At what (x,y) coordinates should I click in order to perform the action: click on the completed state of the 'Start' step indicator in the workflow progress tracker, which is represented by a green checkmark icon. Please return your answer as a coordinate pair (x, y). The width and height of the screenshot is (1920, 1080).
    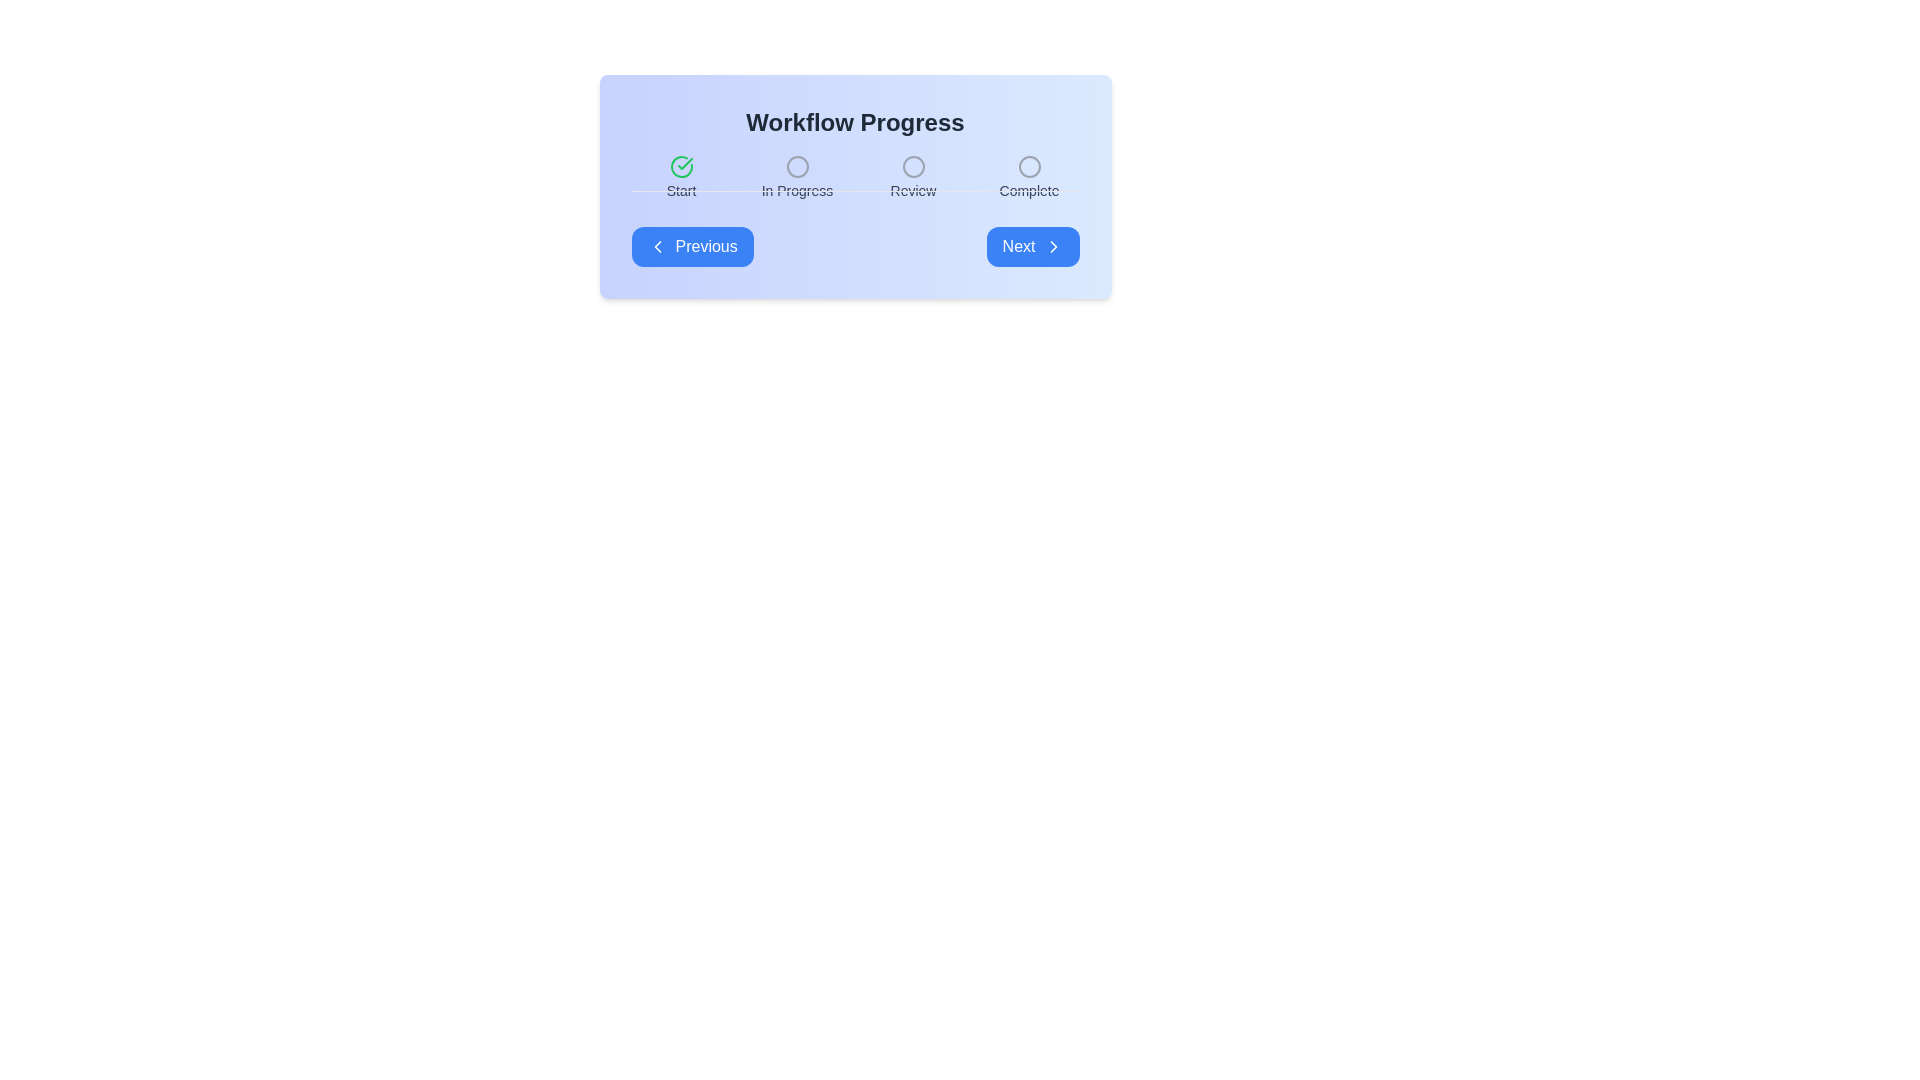
    Looking at the image, I should click on (681, 177).